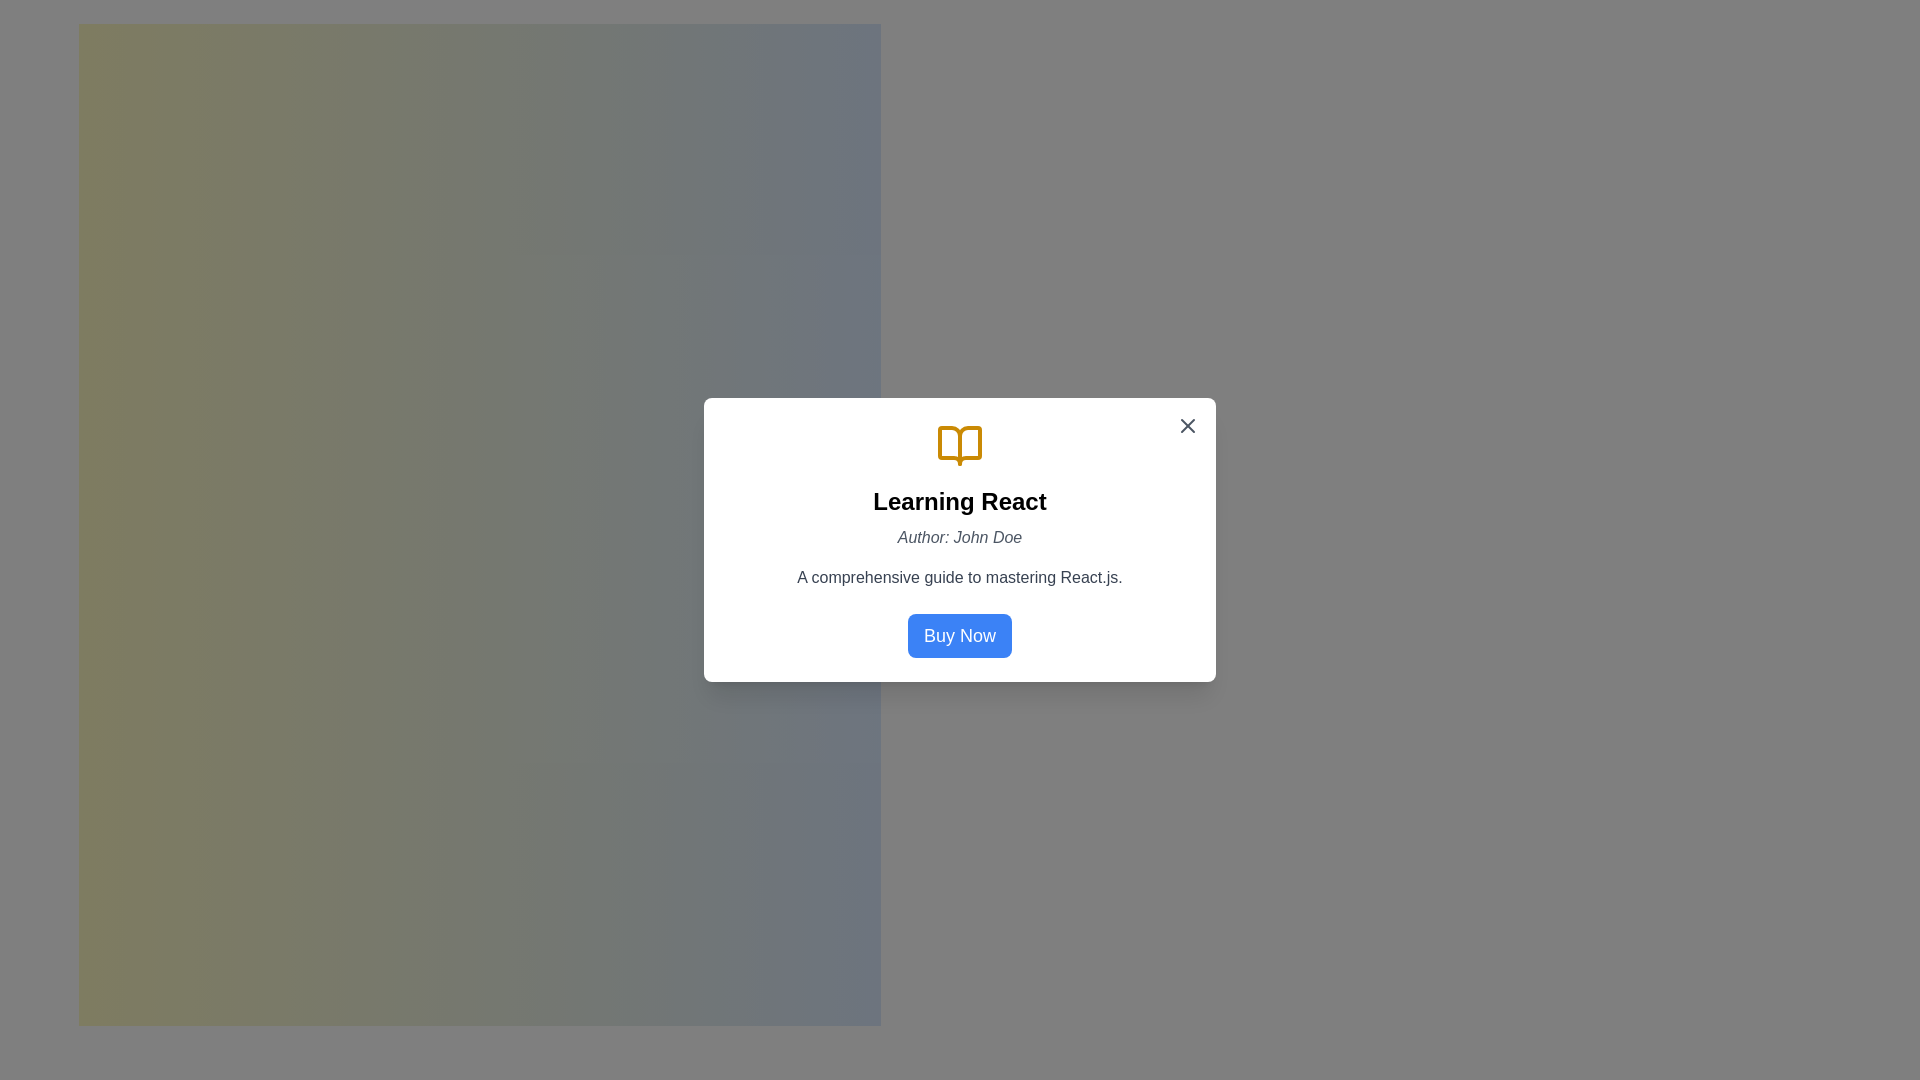 The width and height of the screenshot is (1920, 1080). Describe the element at coordinates (1188, 424) in the screenshot. I see `the close icon button (X) located in the top-right corner of the white modal window` at that location.